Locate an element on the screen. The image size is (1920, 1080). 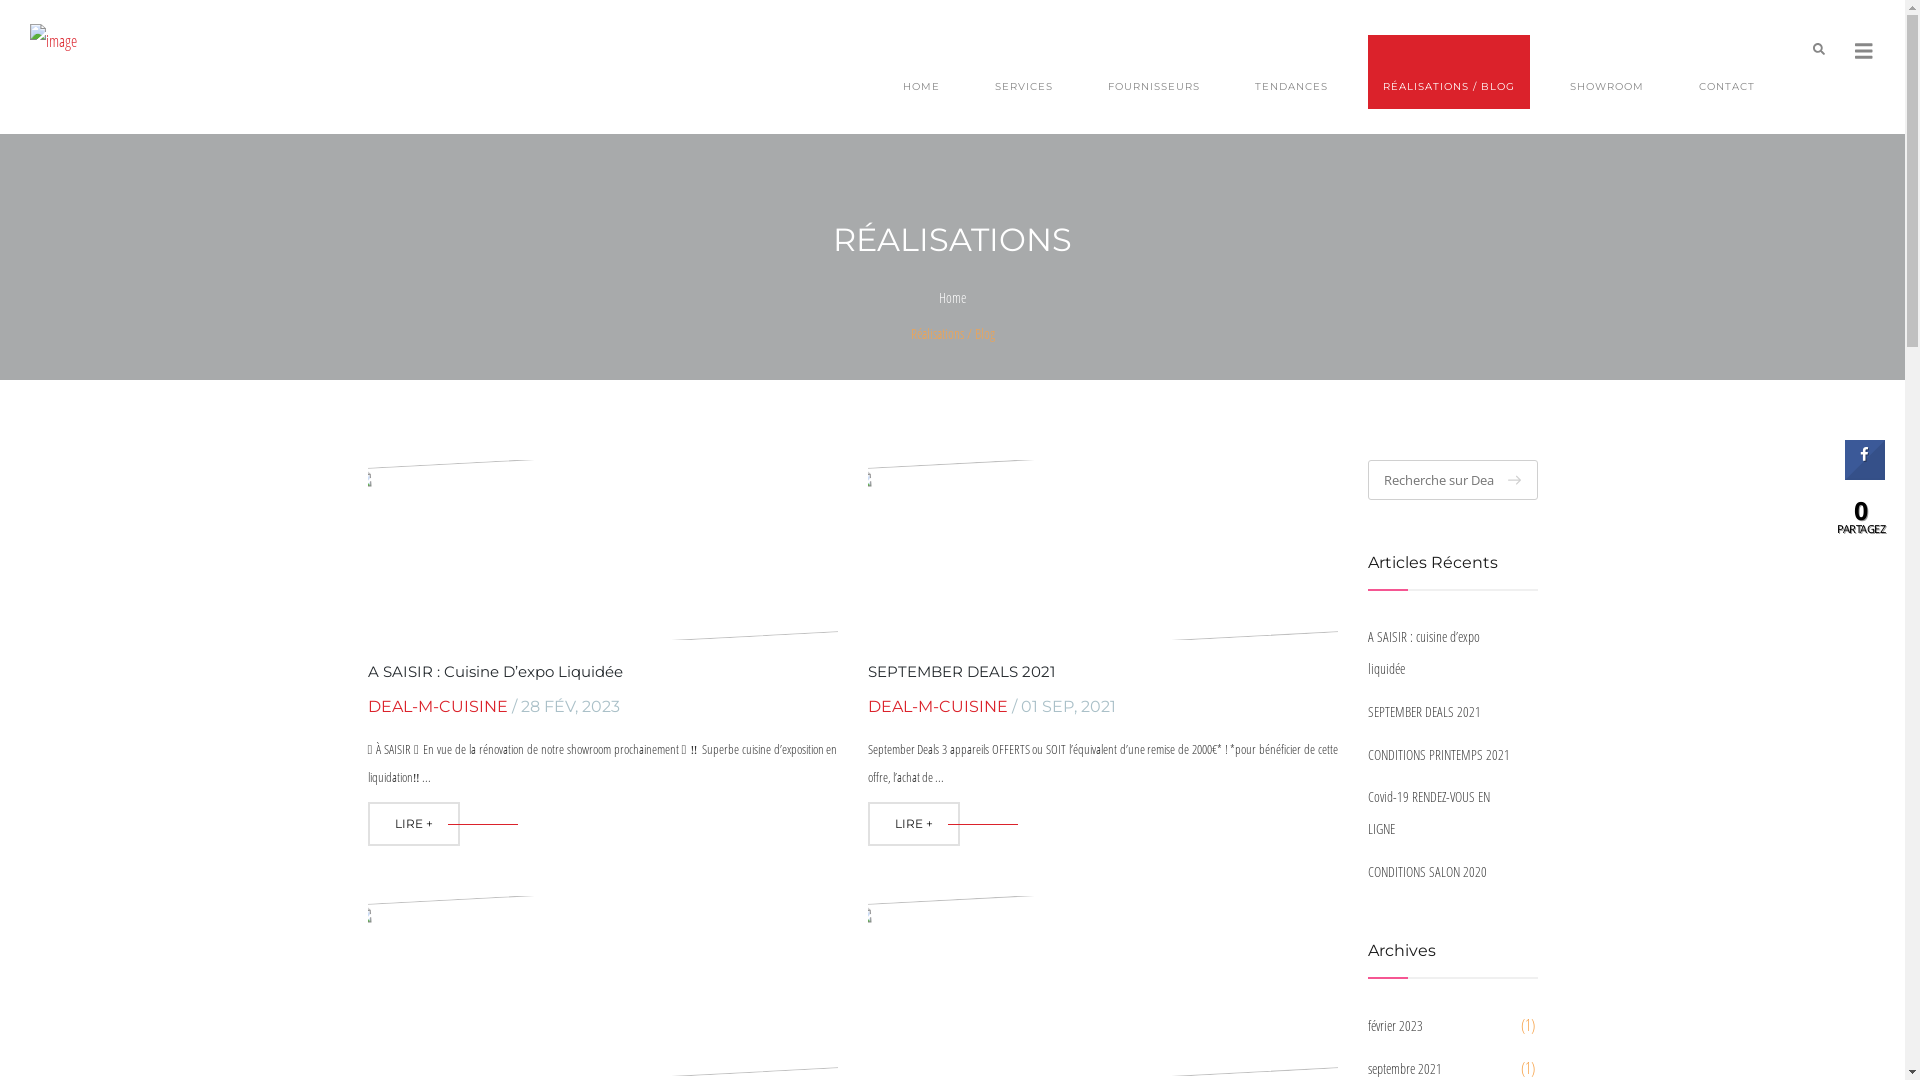
'HOME' is located at coordinates (887, 71).